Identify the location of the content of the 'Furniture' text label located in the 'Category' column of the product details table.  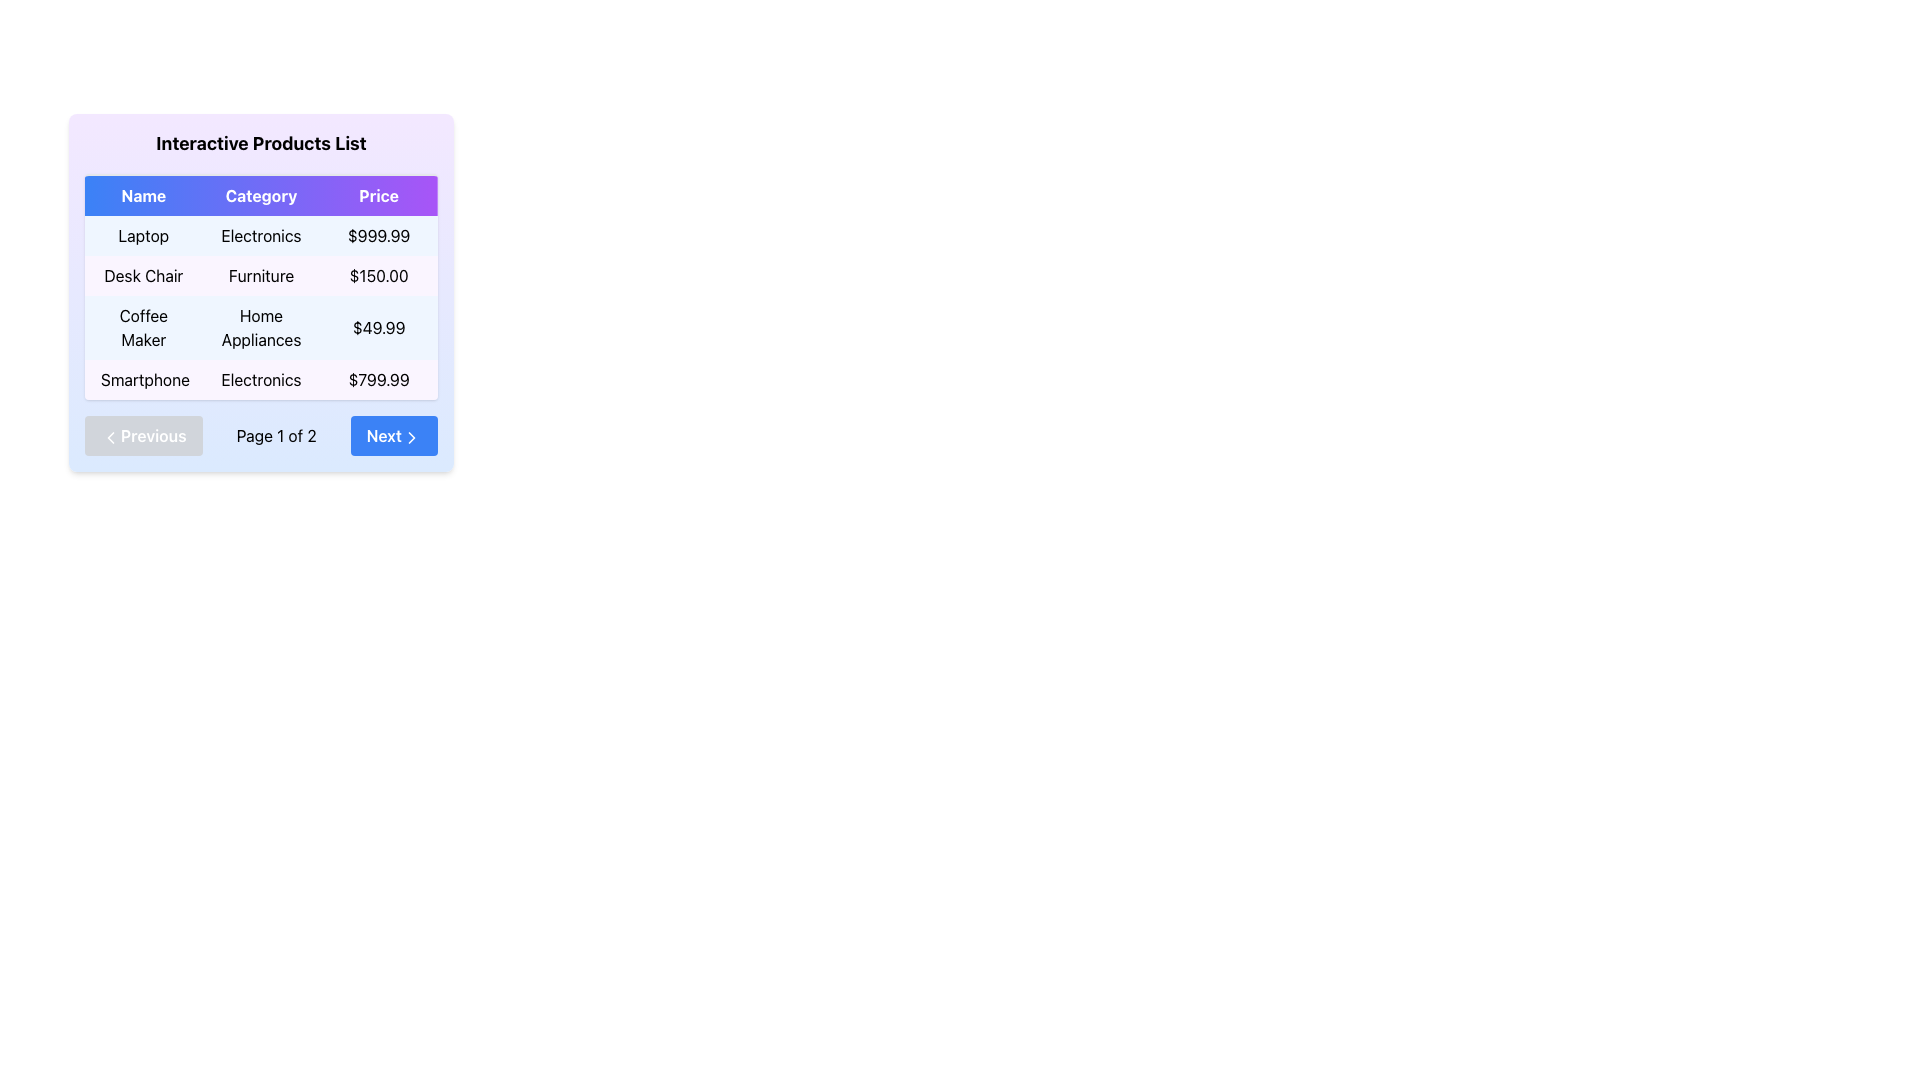
(260, 276).